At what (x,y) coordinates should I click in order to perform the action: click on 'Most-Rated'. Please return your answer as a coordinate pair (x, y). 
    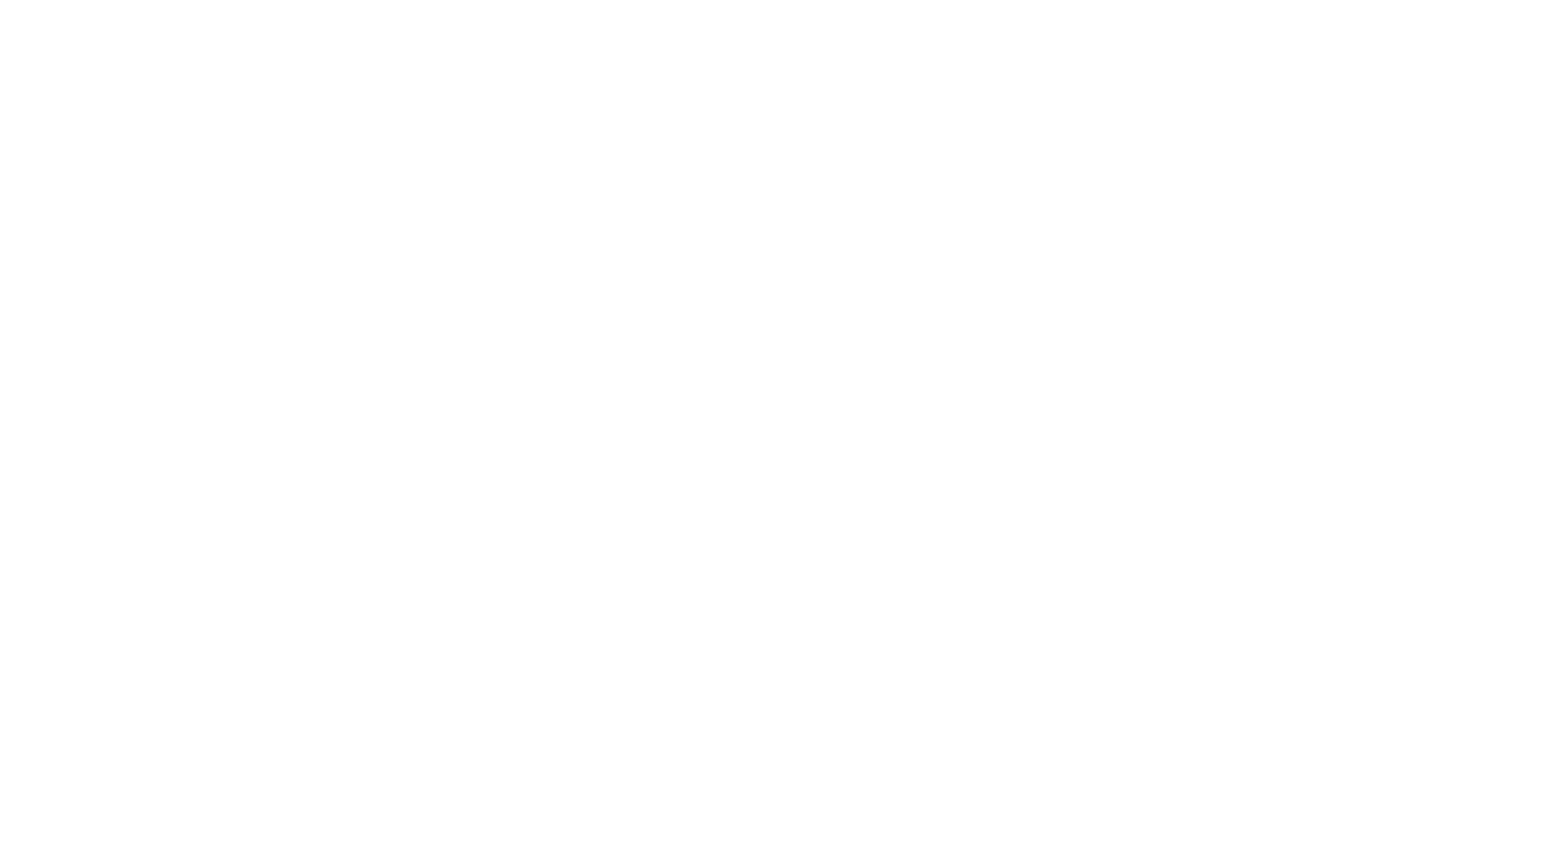
    Looking at the image, I should click on (474, 715).